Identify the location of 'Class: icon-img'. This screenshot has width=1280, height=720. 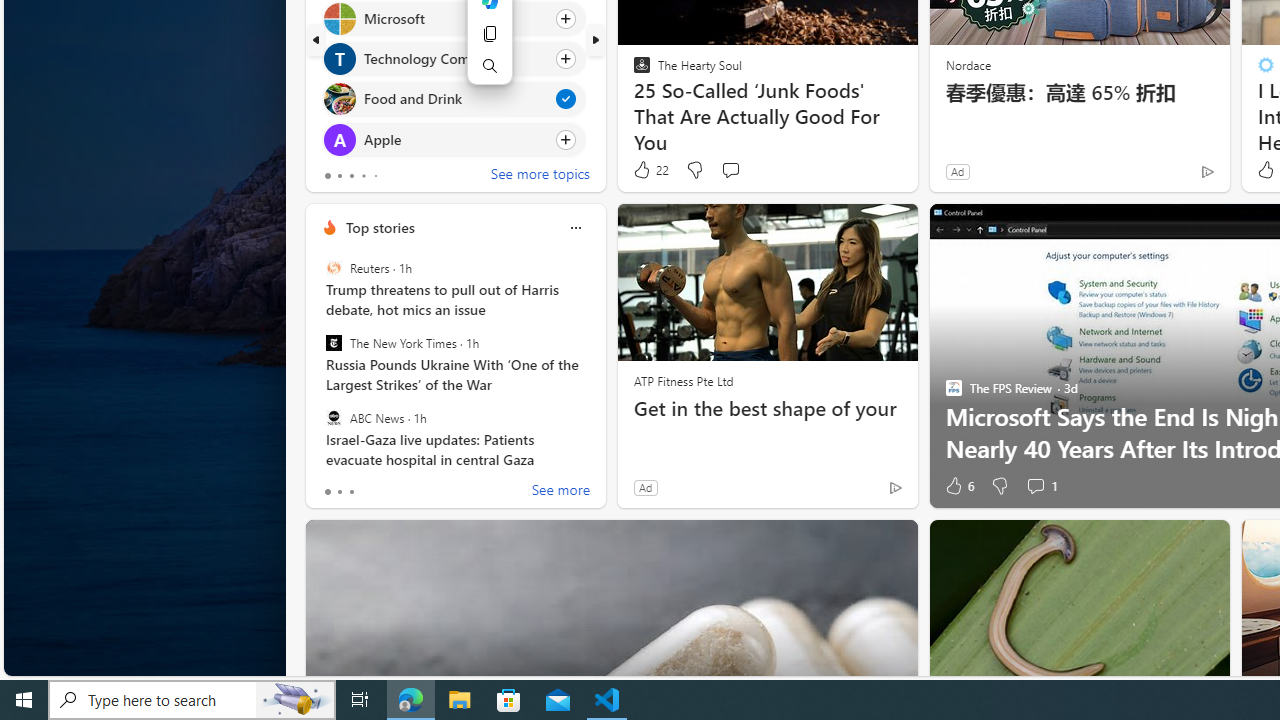
(574, 227).